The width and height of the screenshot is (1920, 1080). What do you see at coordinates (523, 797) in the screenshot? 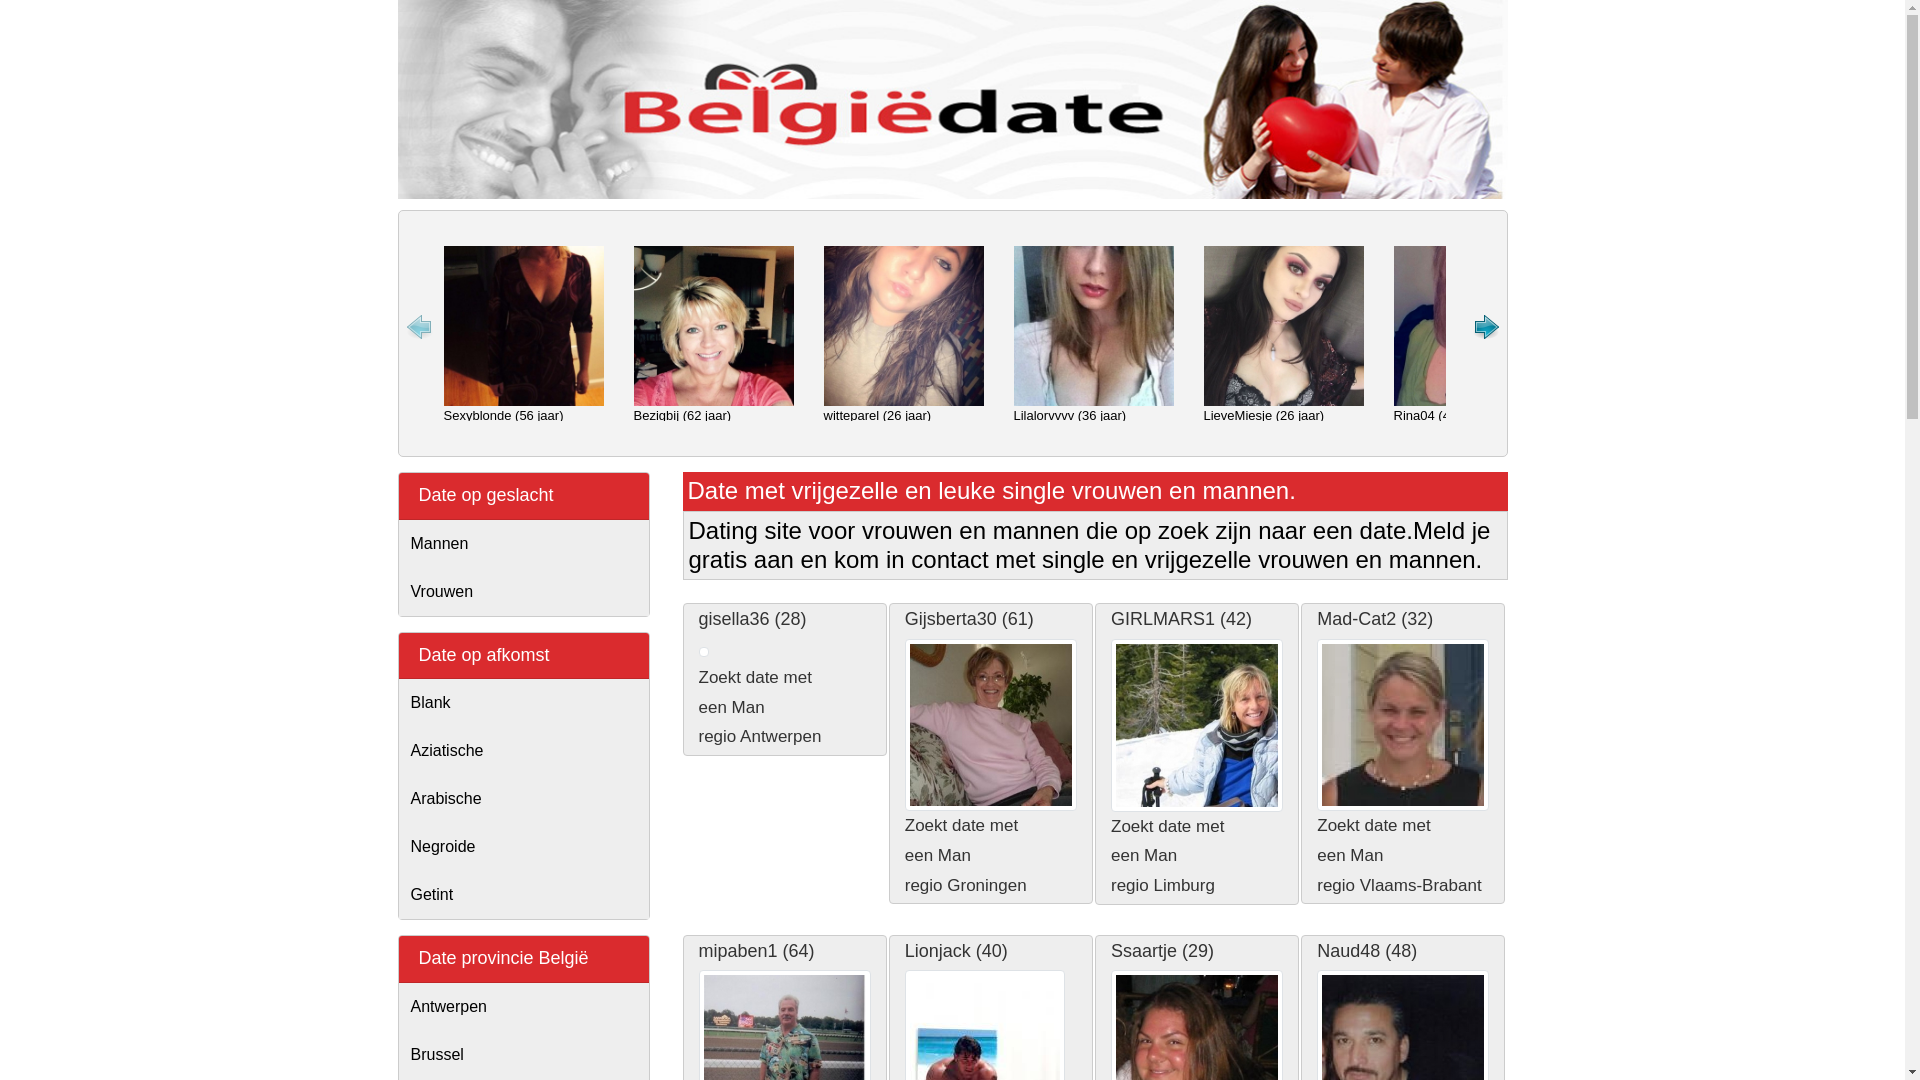
I see `'Arabische'` at bounding box center [523, 797].